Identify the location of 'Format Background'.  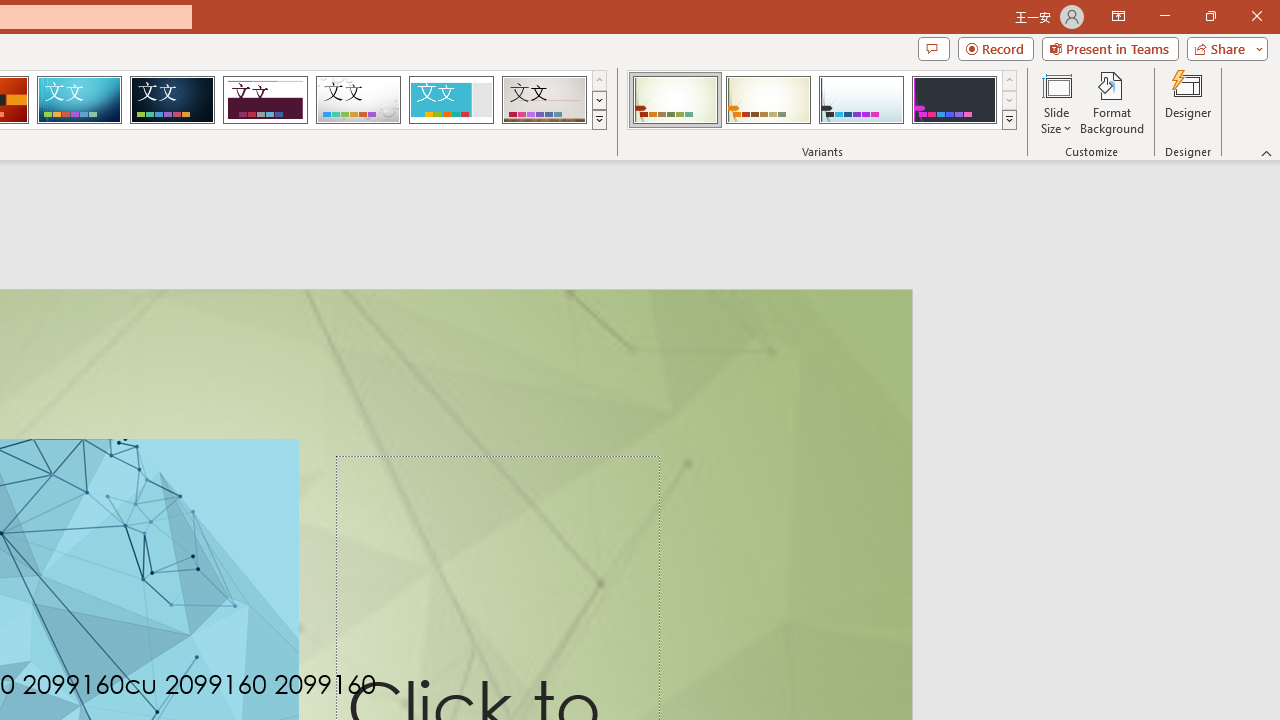
(1111, 103).